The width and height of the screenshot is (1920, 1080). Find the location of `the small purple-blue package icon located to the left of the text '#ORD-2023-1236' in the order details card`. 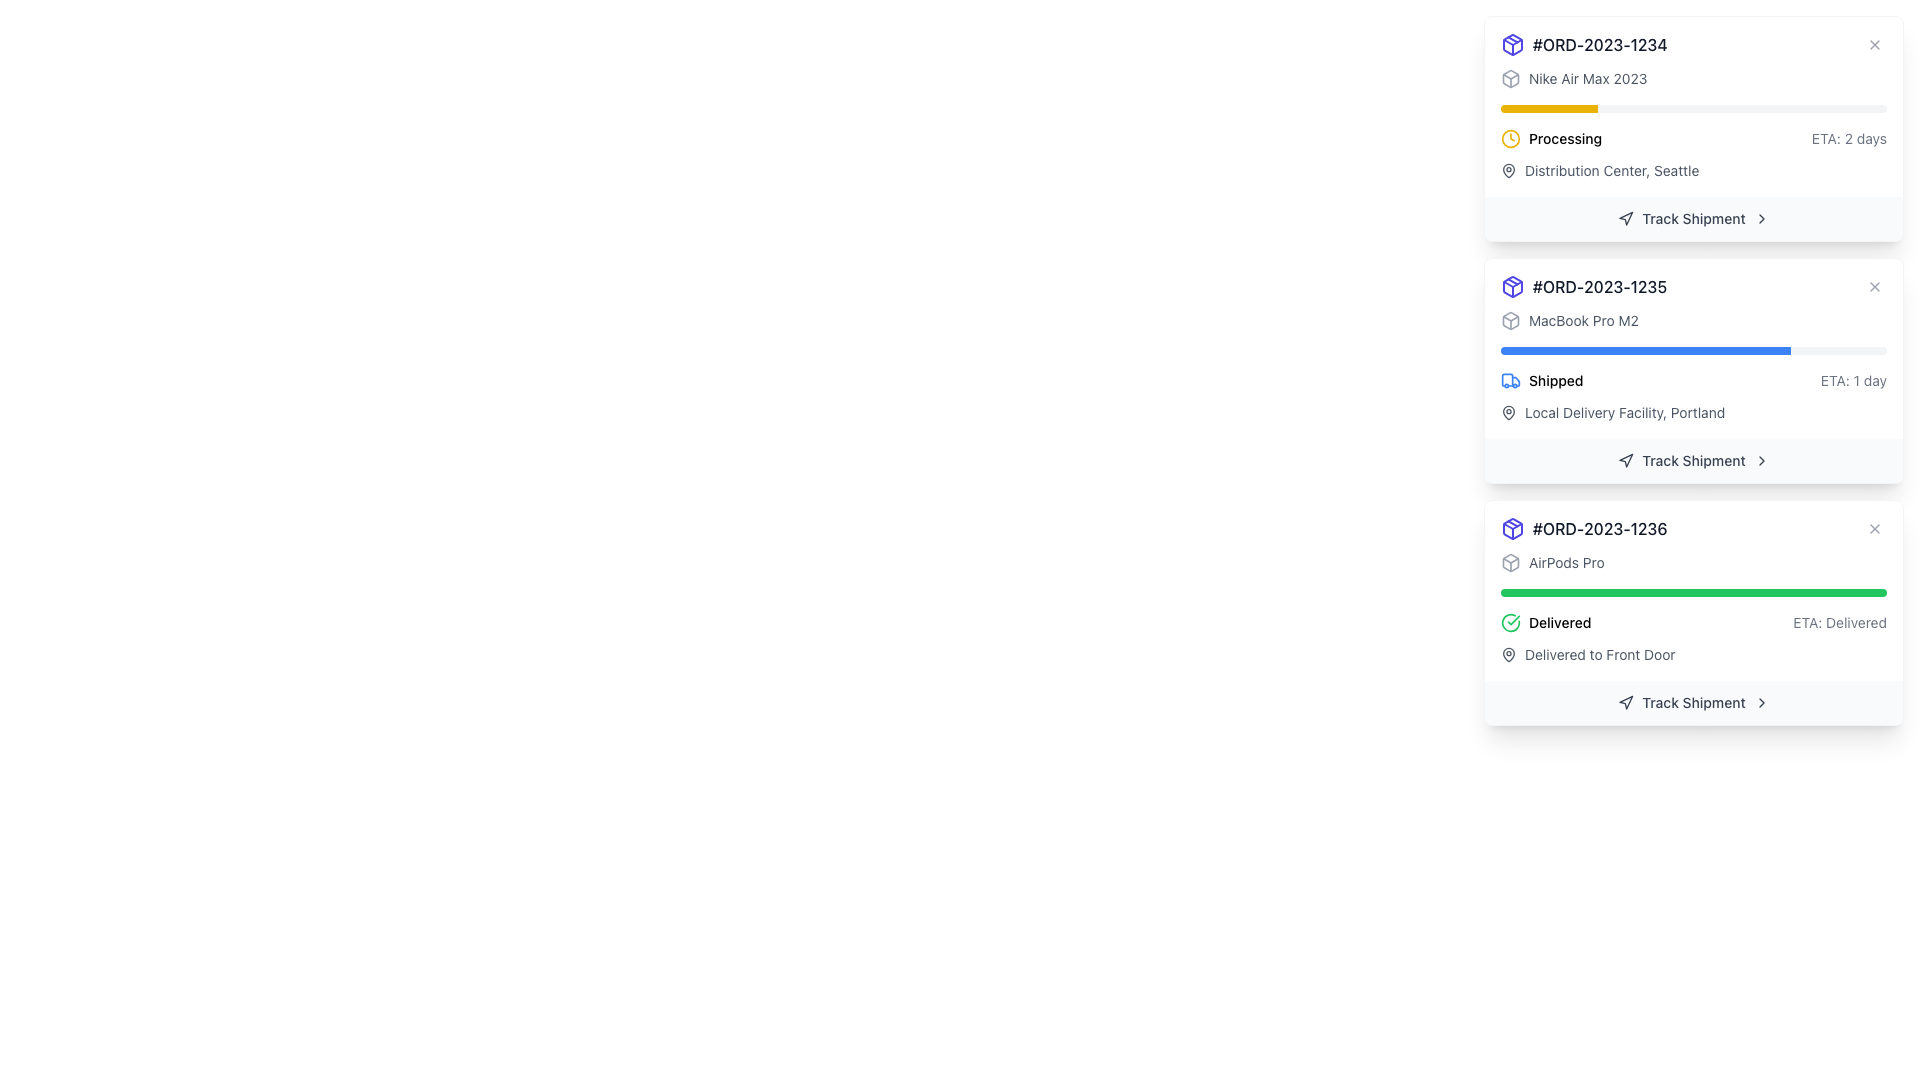

the small purple-blue package icon located to the left of the text '#ORD-2023-1236' in the order details card is located at coordinates (1512, 527).